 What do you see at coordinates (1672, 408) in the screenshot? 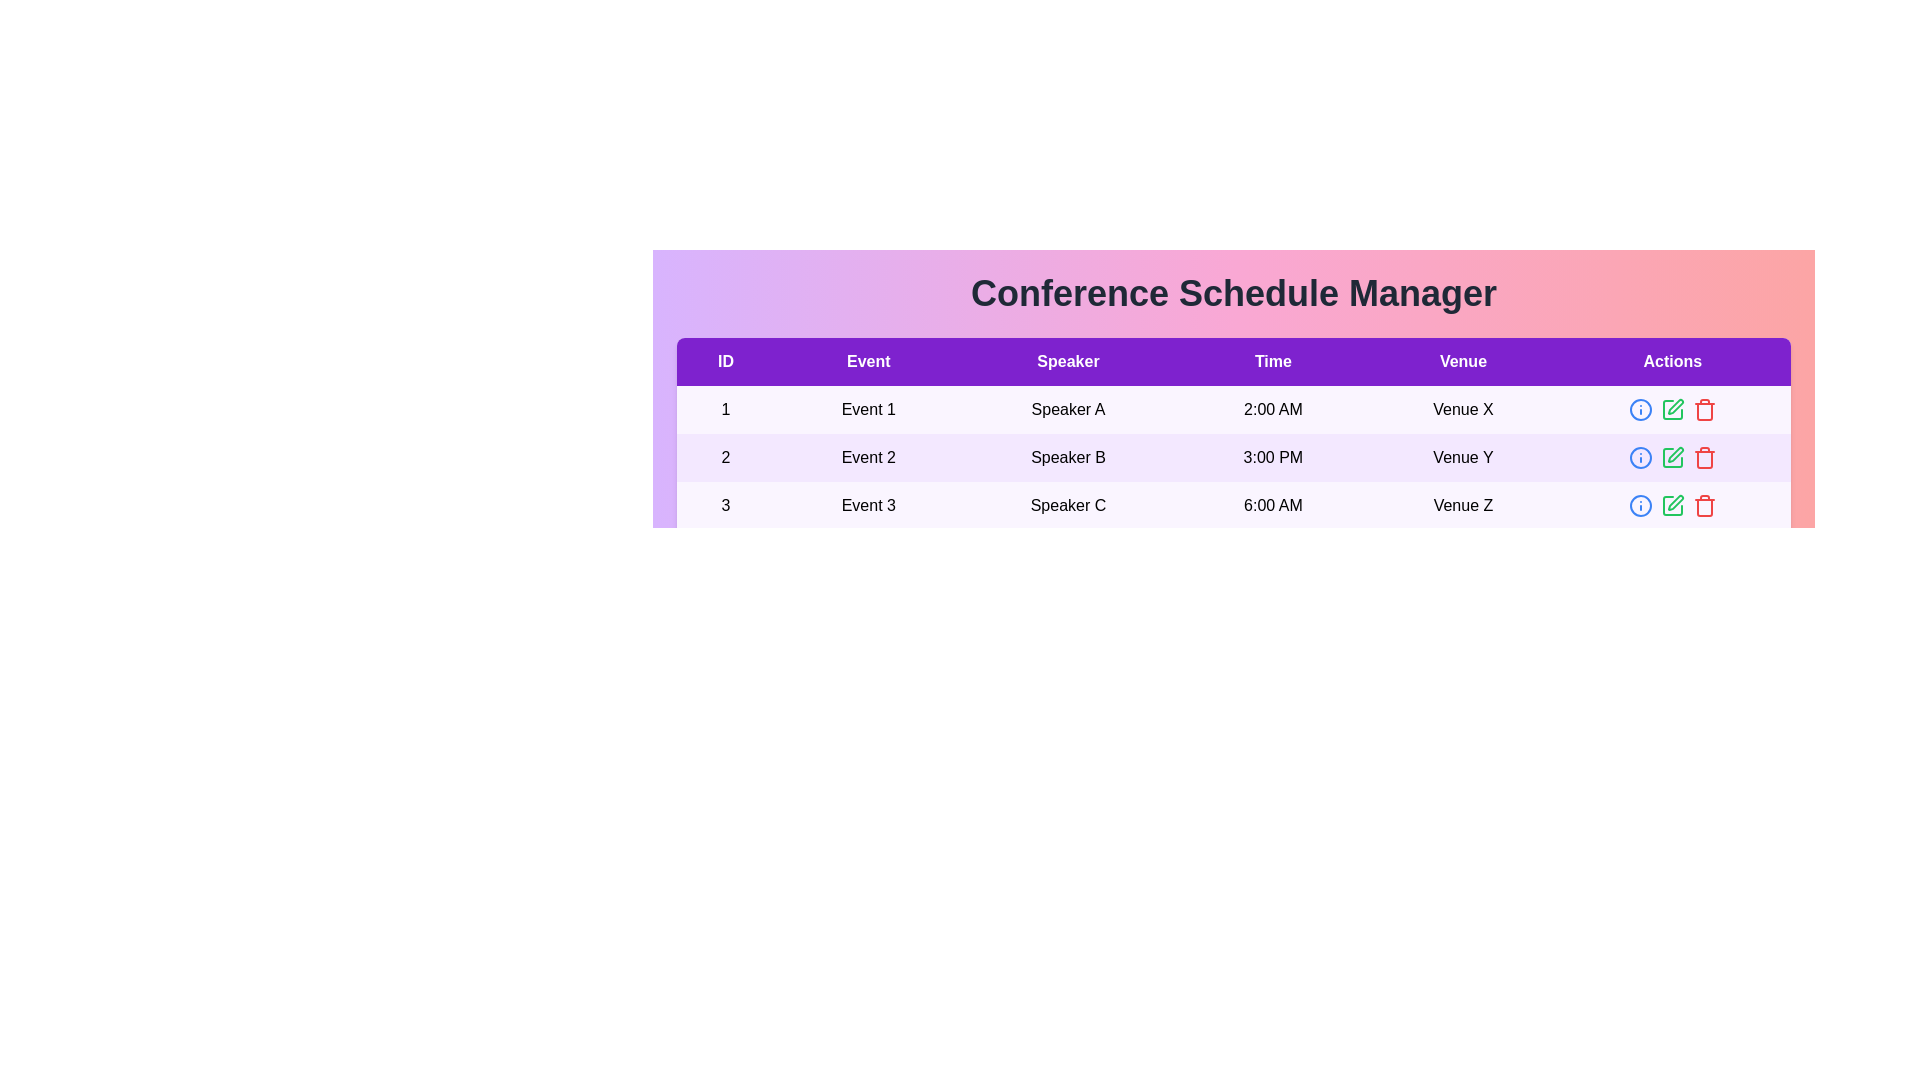
I see `'Edit' button for the event with ID 1` at bounding box center [1672, 408].